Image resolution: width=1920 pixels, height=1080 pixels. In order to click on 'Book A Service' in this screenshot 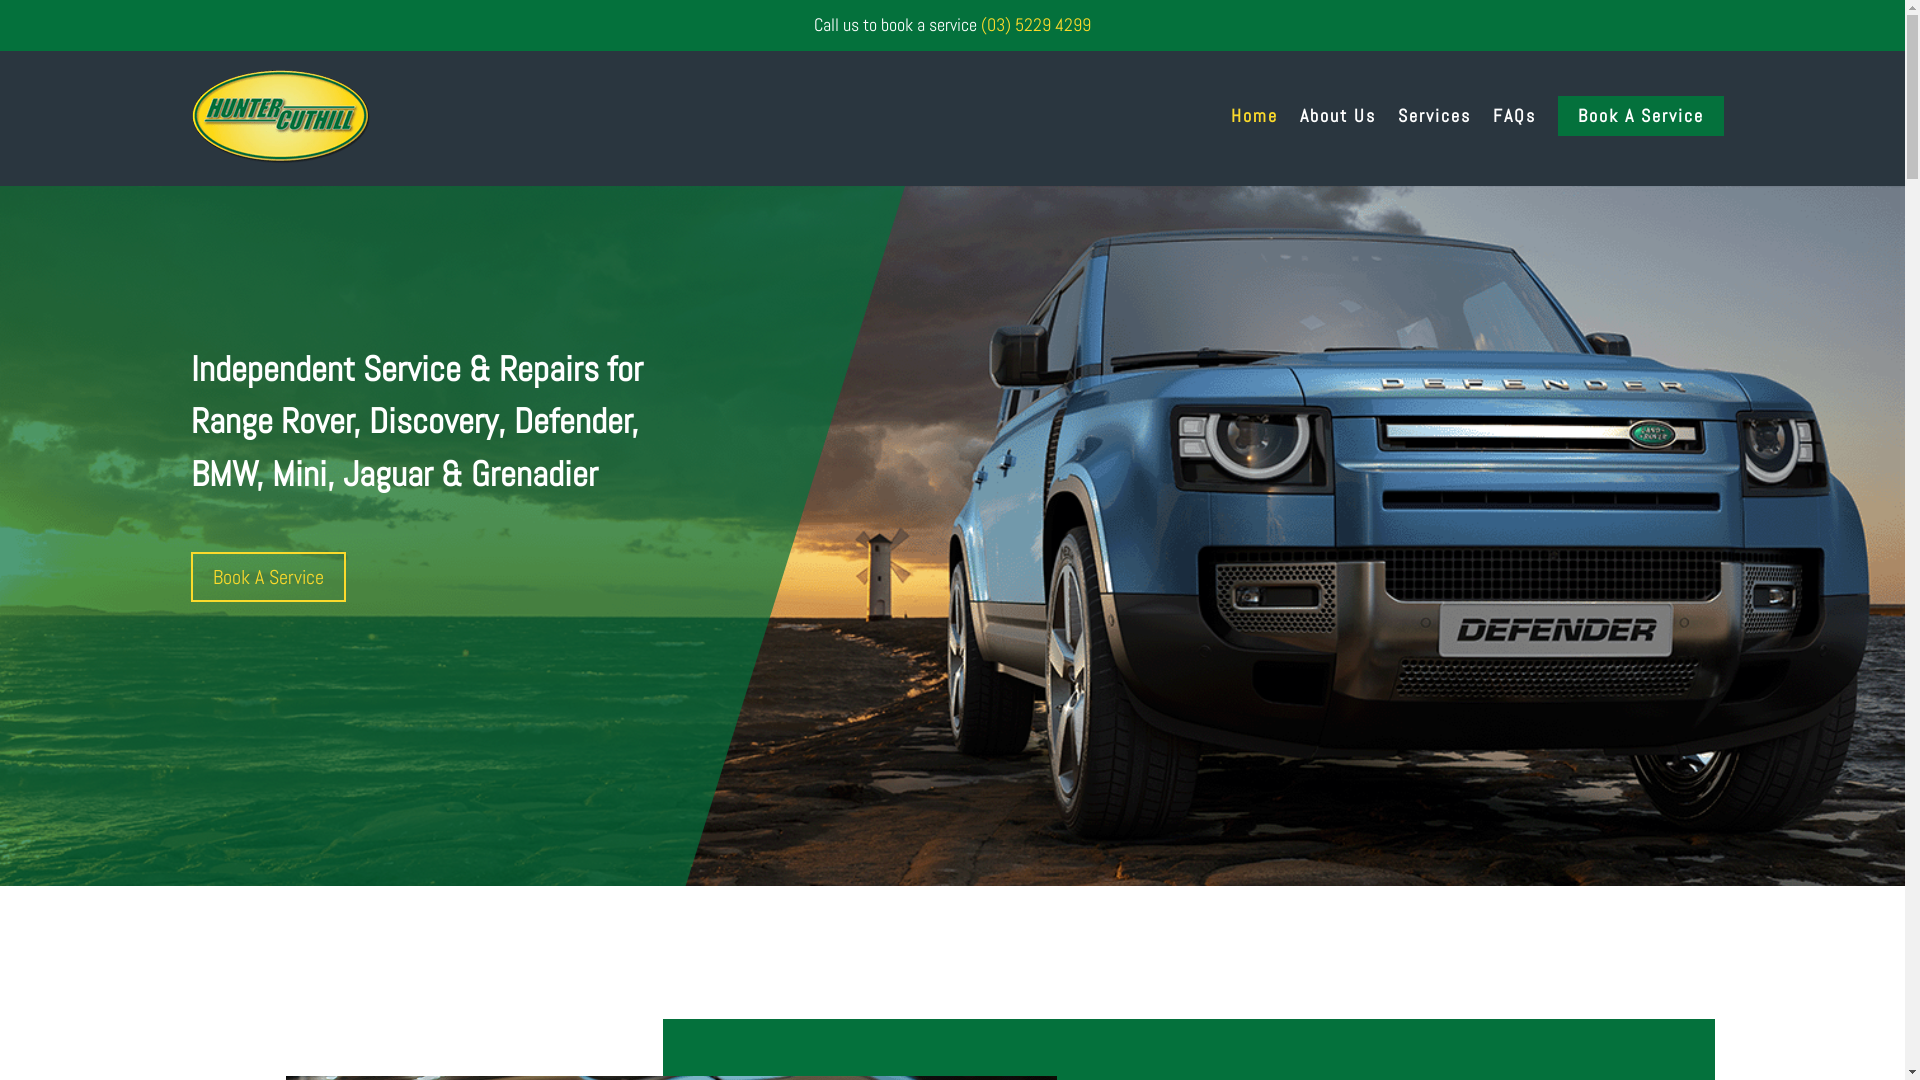, I will do `click(1641, 115)`.